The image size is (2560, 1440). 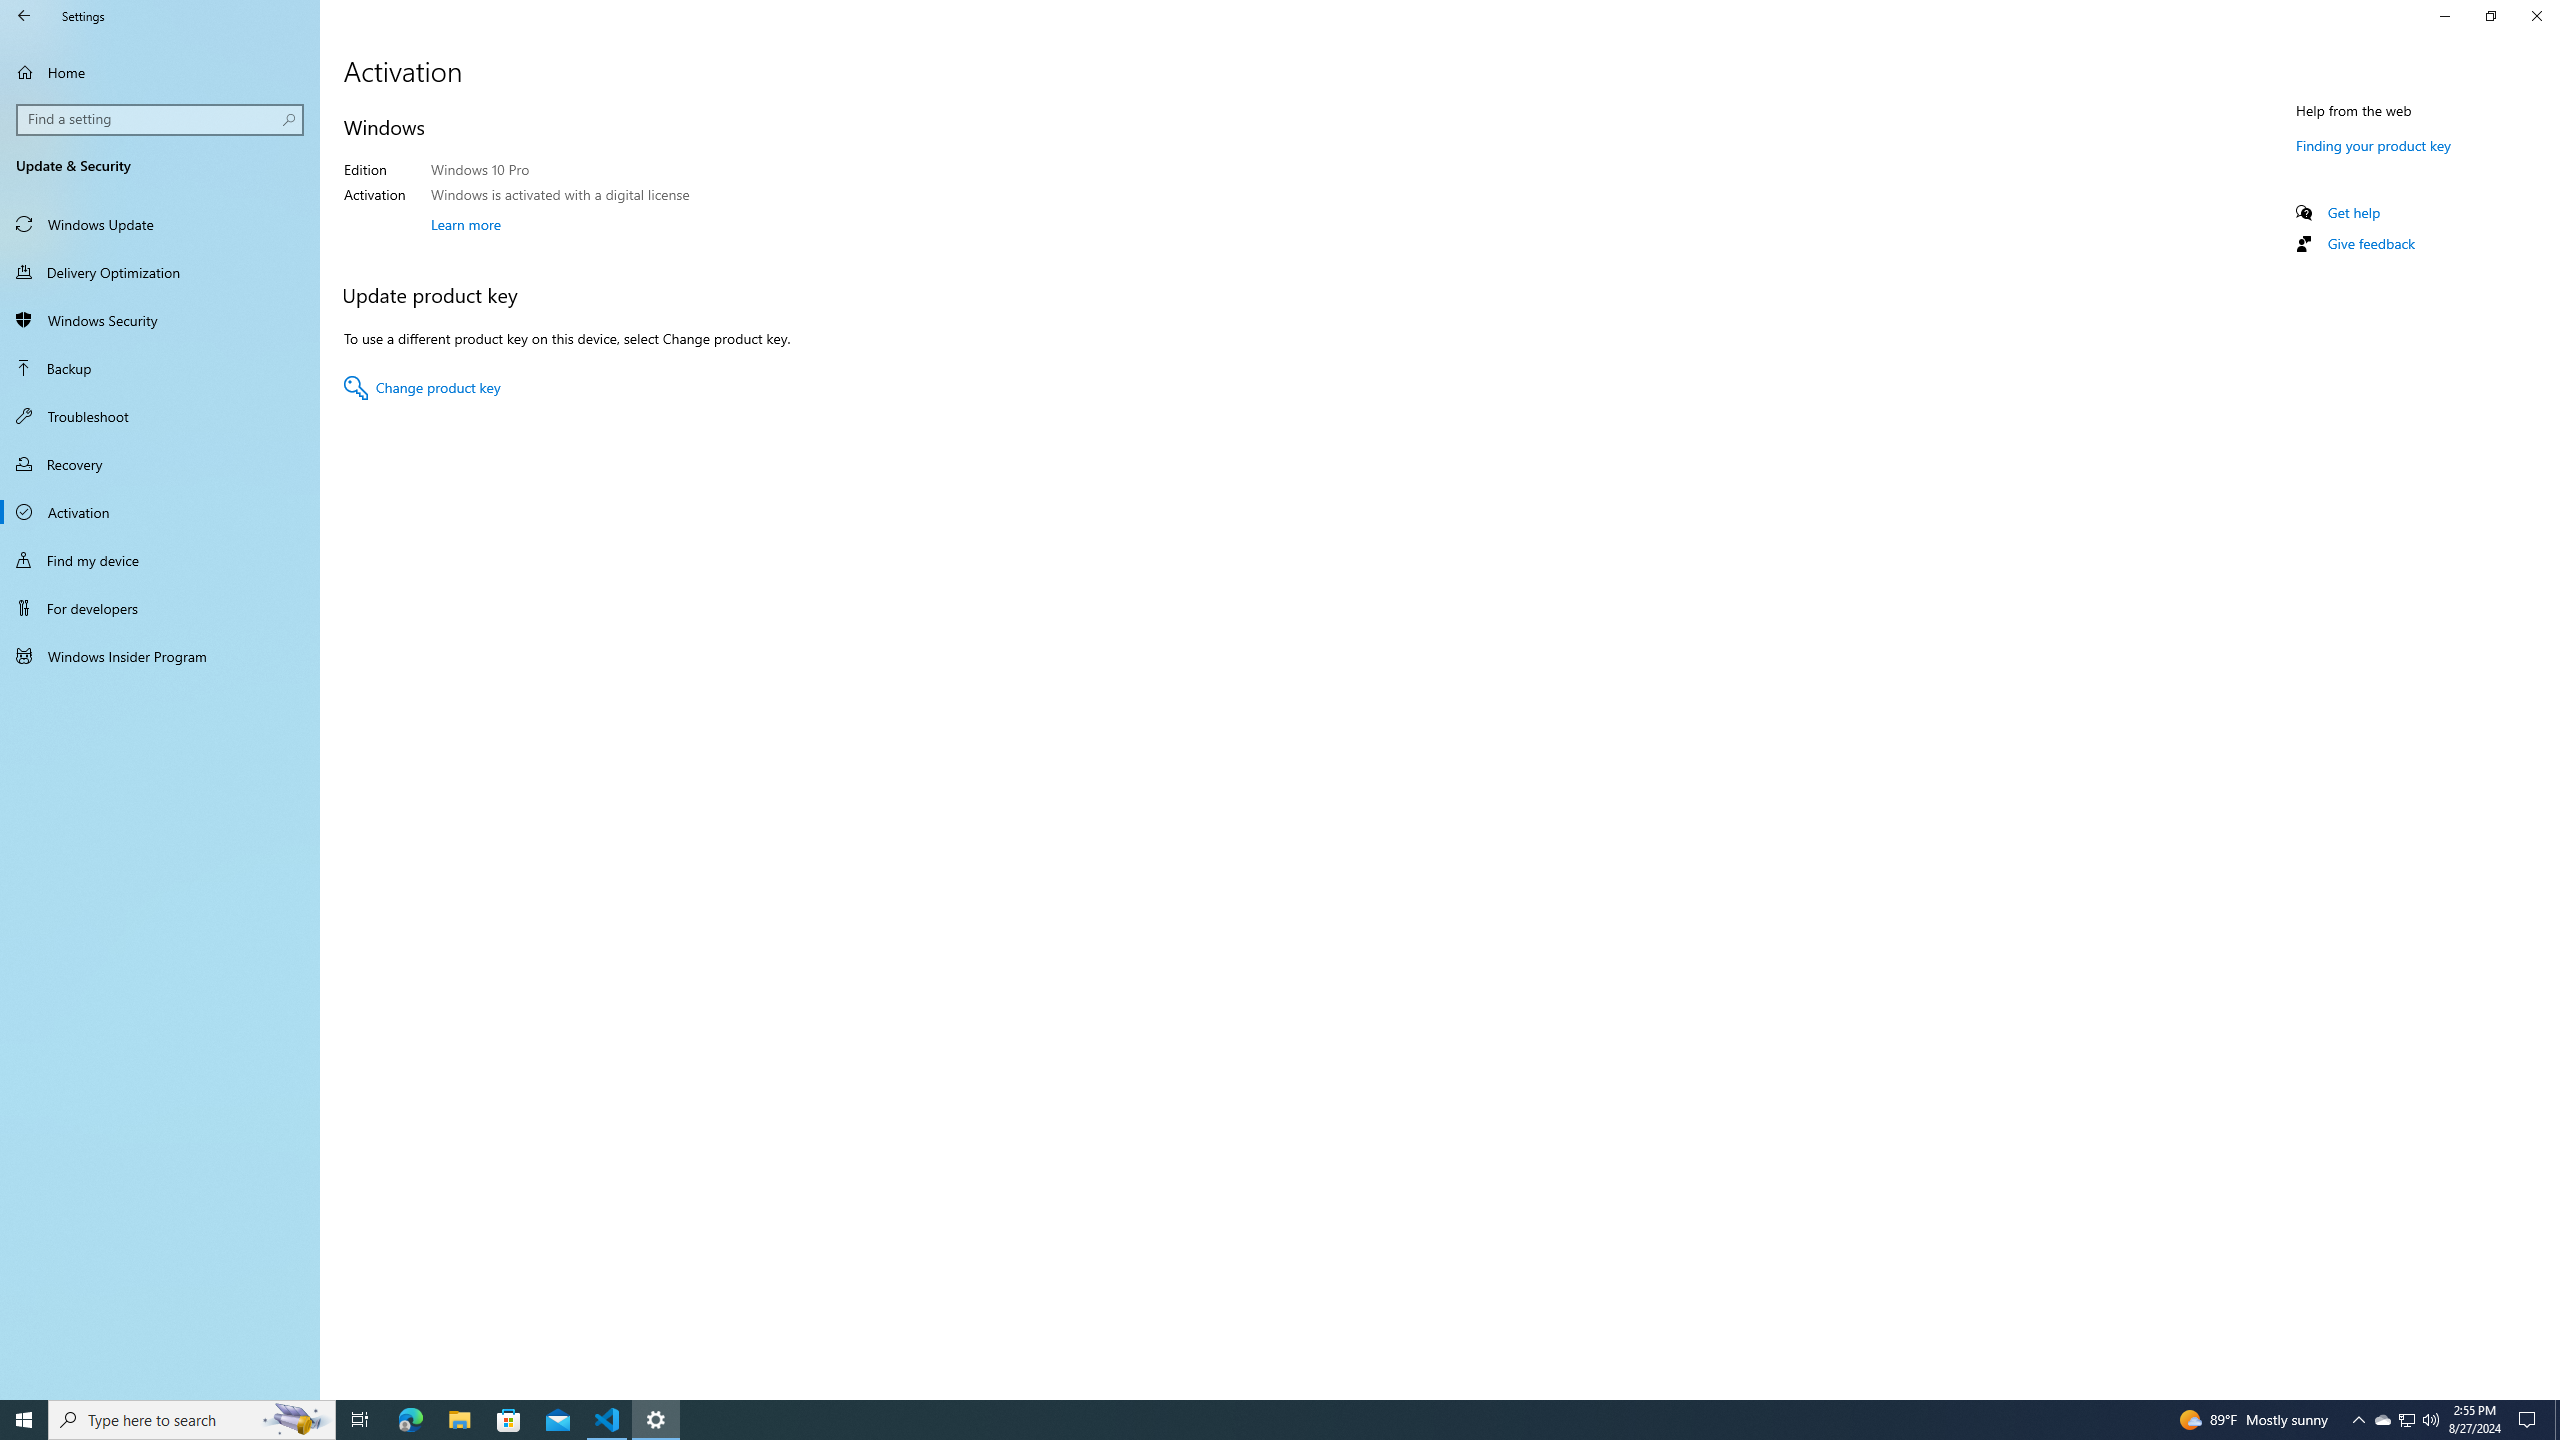 What do you see at coordinates (2359, 1418) in the screenshot?
I see `'Notification Chevron'` at bounding box center [2359, 1418].